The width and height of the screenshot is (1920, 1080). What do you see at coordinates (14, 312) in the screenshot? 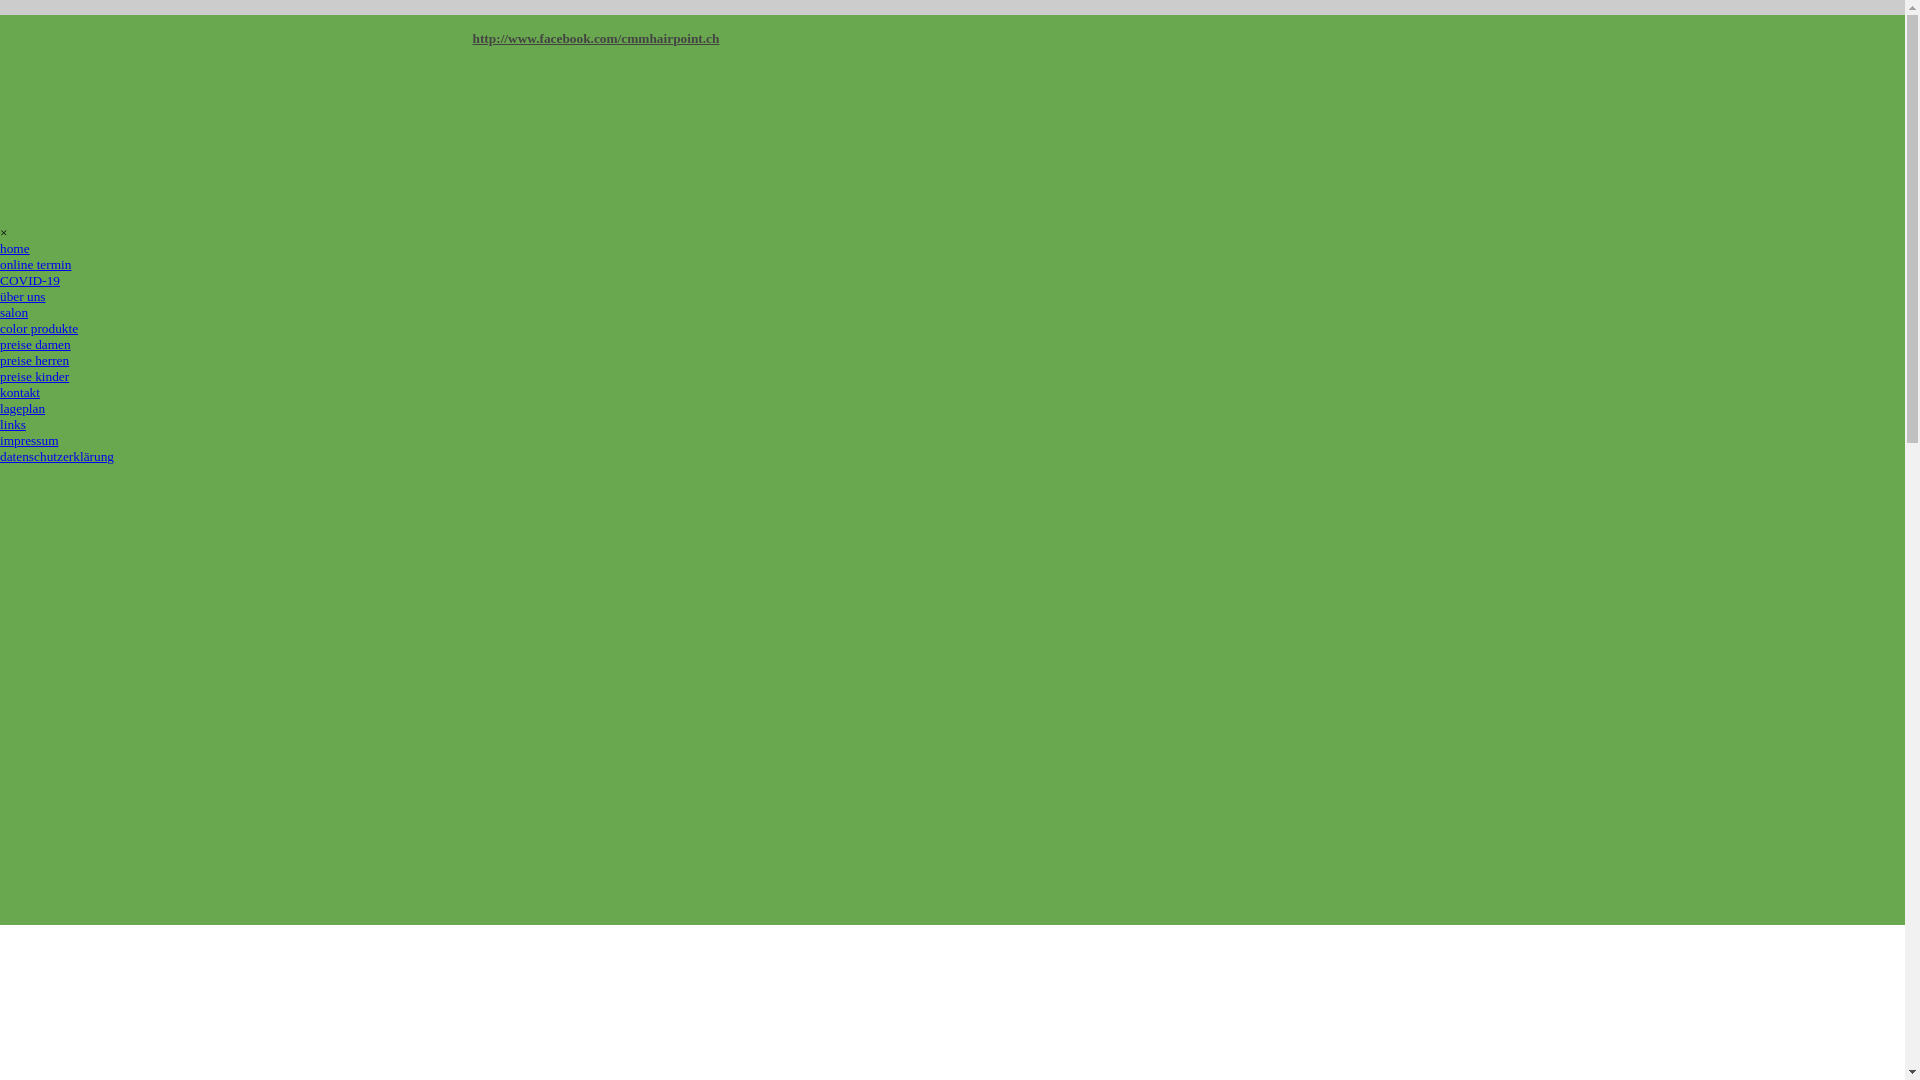
I see `'salon'` at bounding box center [14, 312].